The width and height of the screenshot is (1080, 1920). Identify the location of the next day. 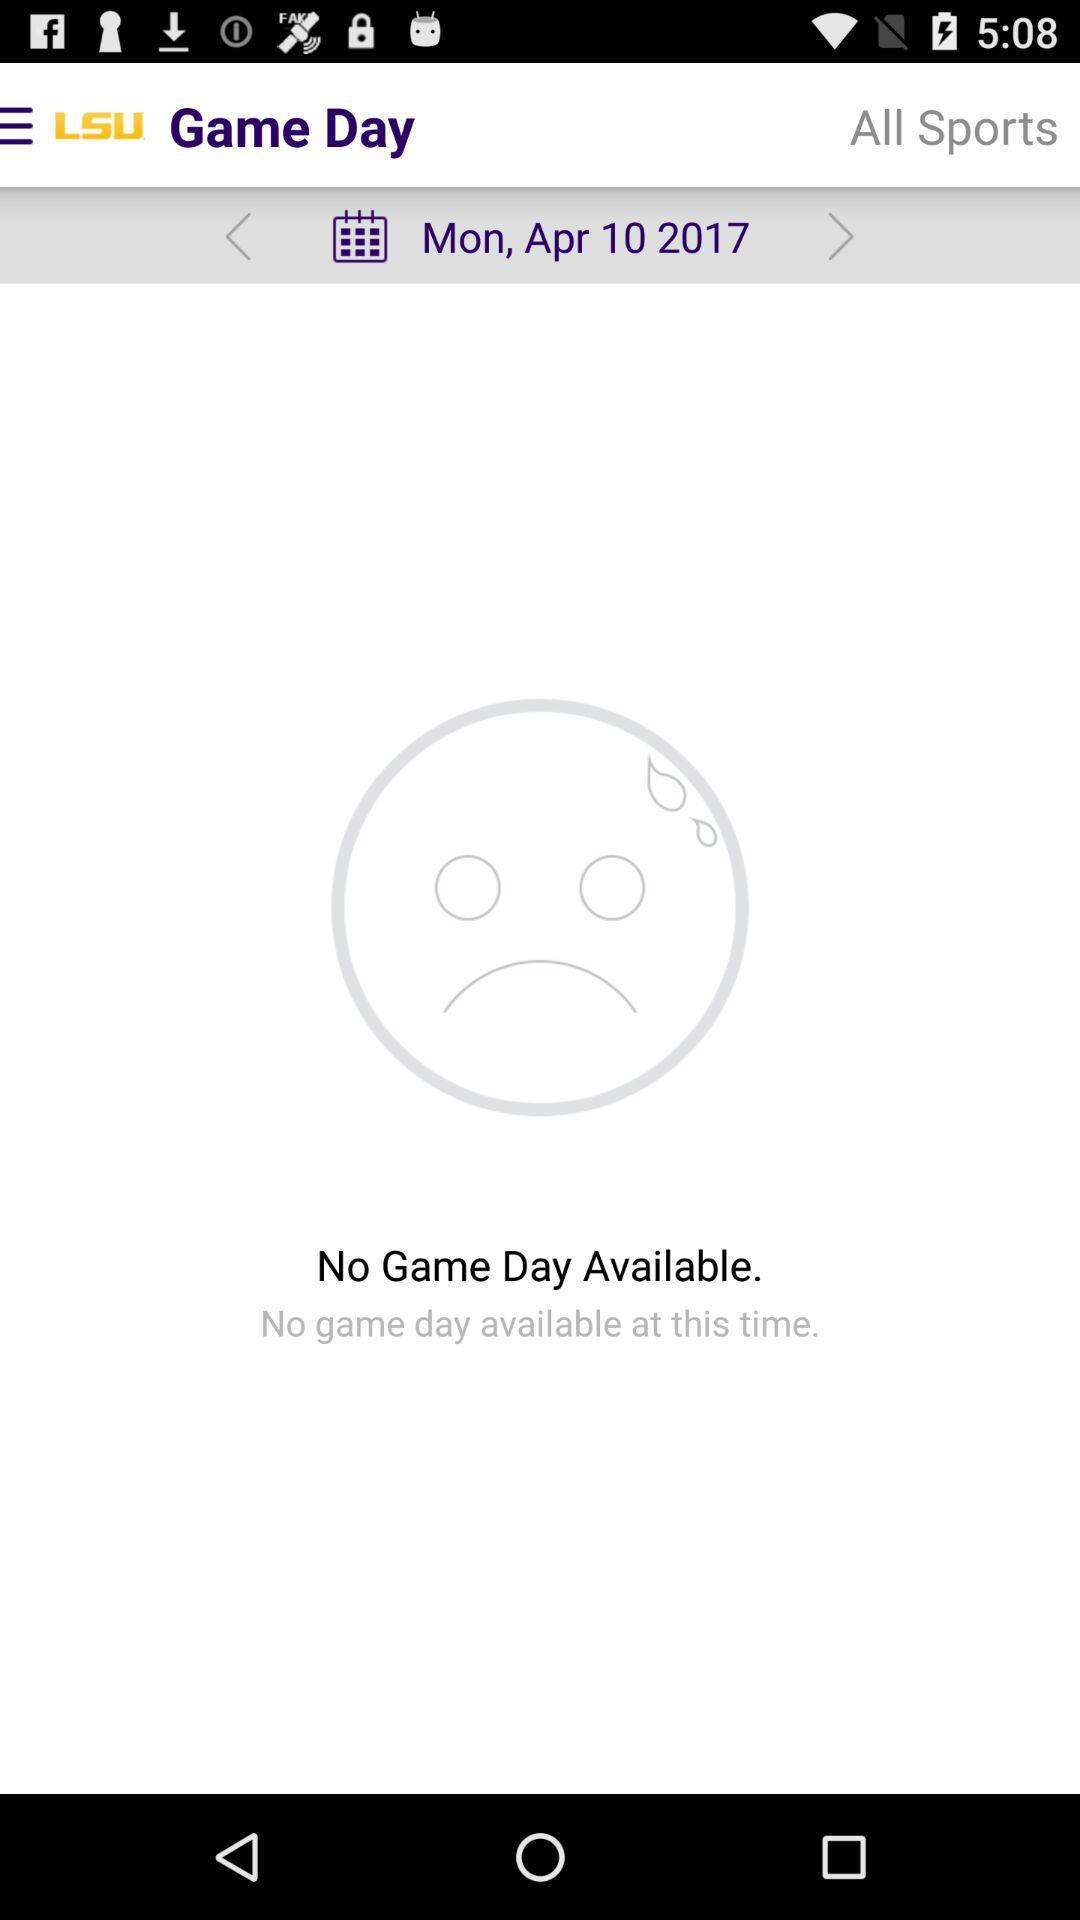
(841, 236).